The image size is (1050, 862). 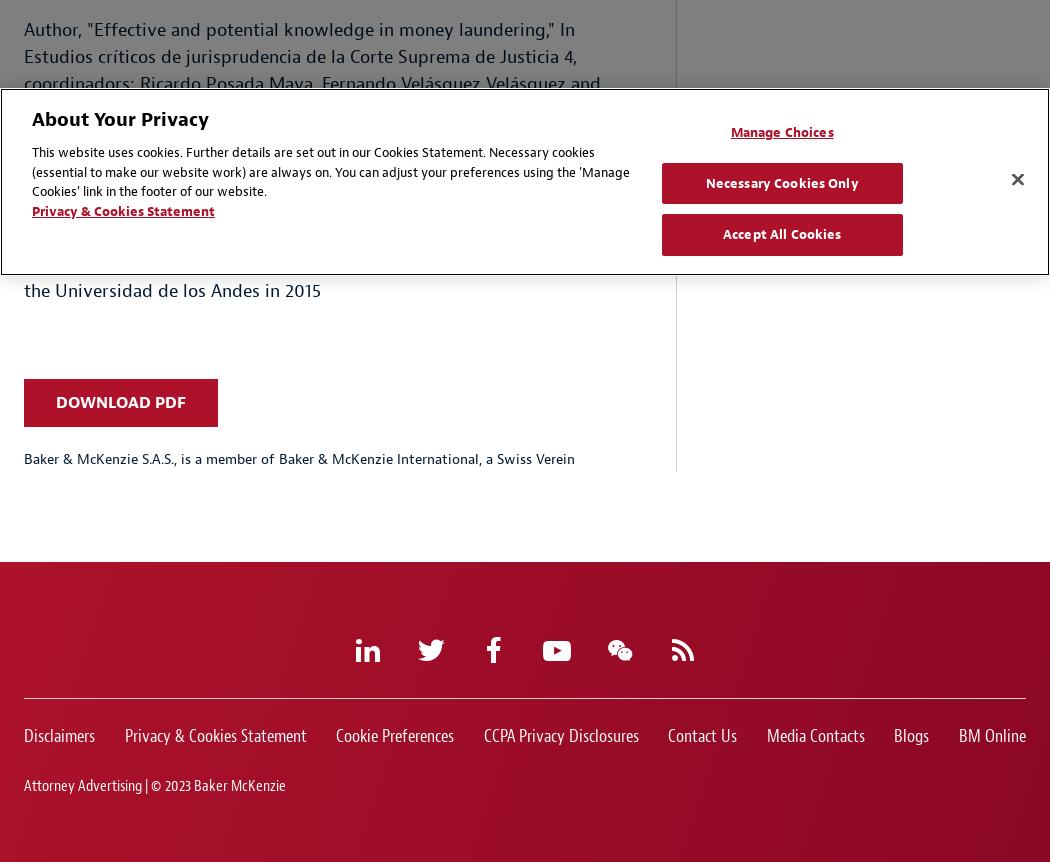 What do you see at coordinates (154, 785) in the screenshot?
I see `'Attorney Advertising | © 2023 Baker McKenzie'` at bounding box center [154, 785].